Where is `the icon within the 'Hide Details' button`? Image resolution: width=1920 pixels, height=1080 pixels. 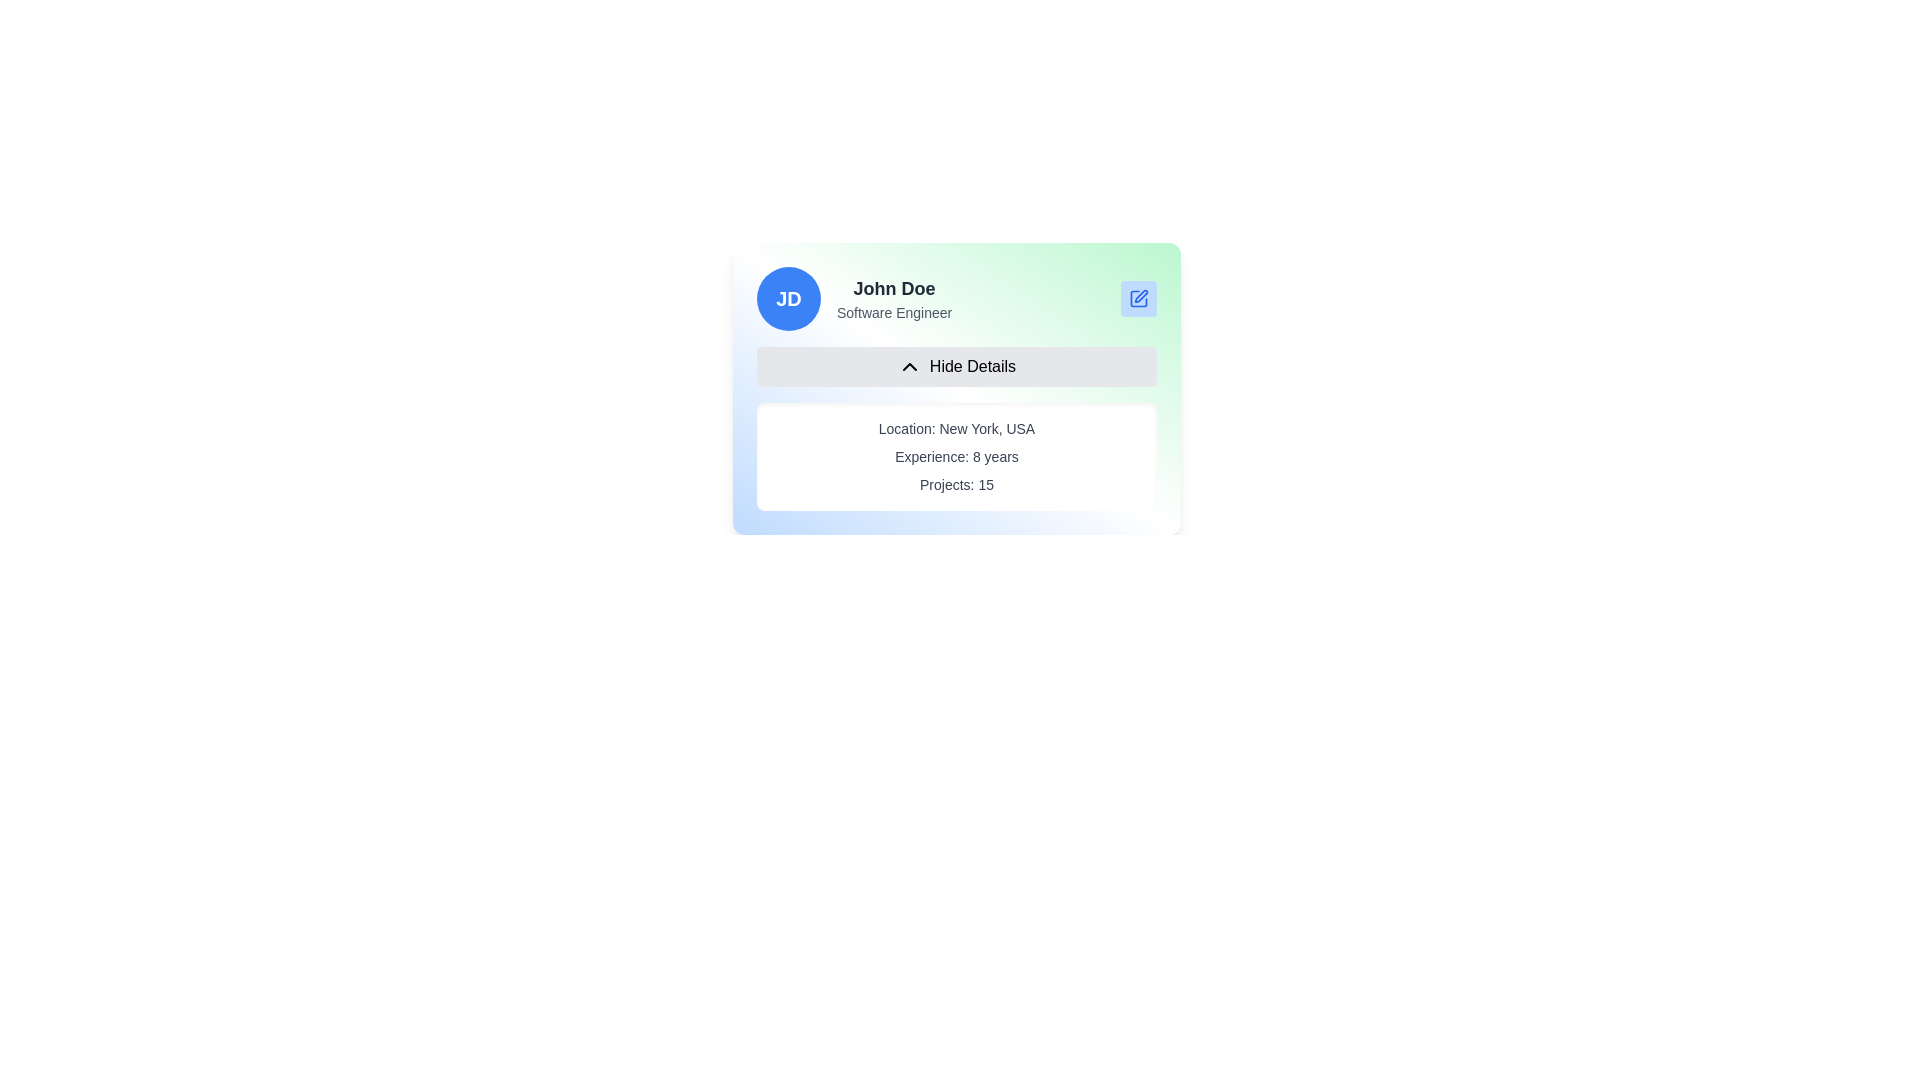 the icon within the 'Hide Details' button is located at coordinates (908, 366).